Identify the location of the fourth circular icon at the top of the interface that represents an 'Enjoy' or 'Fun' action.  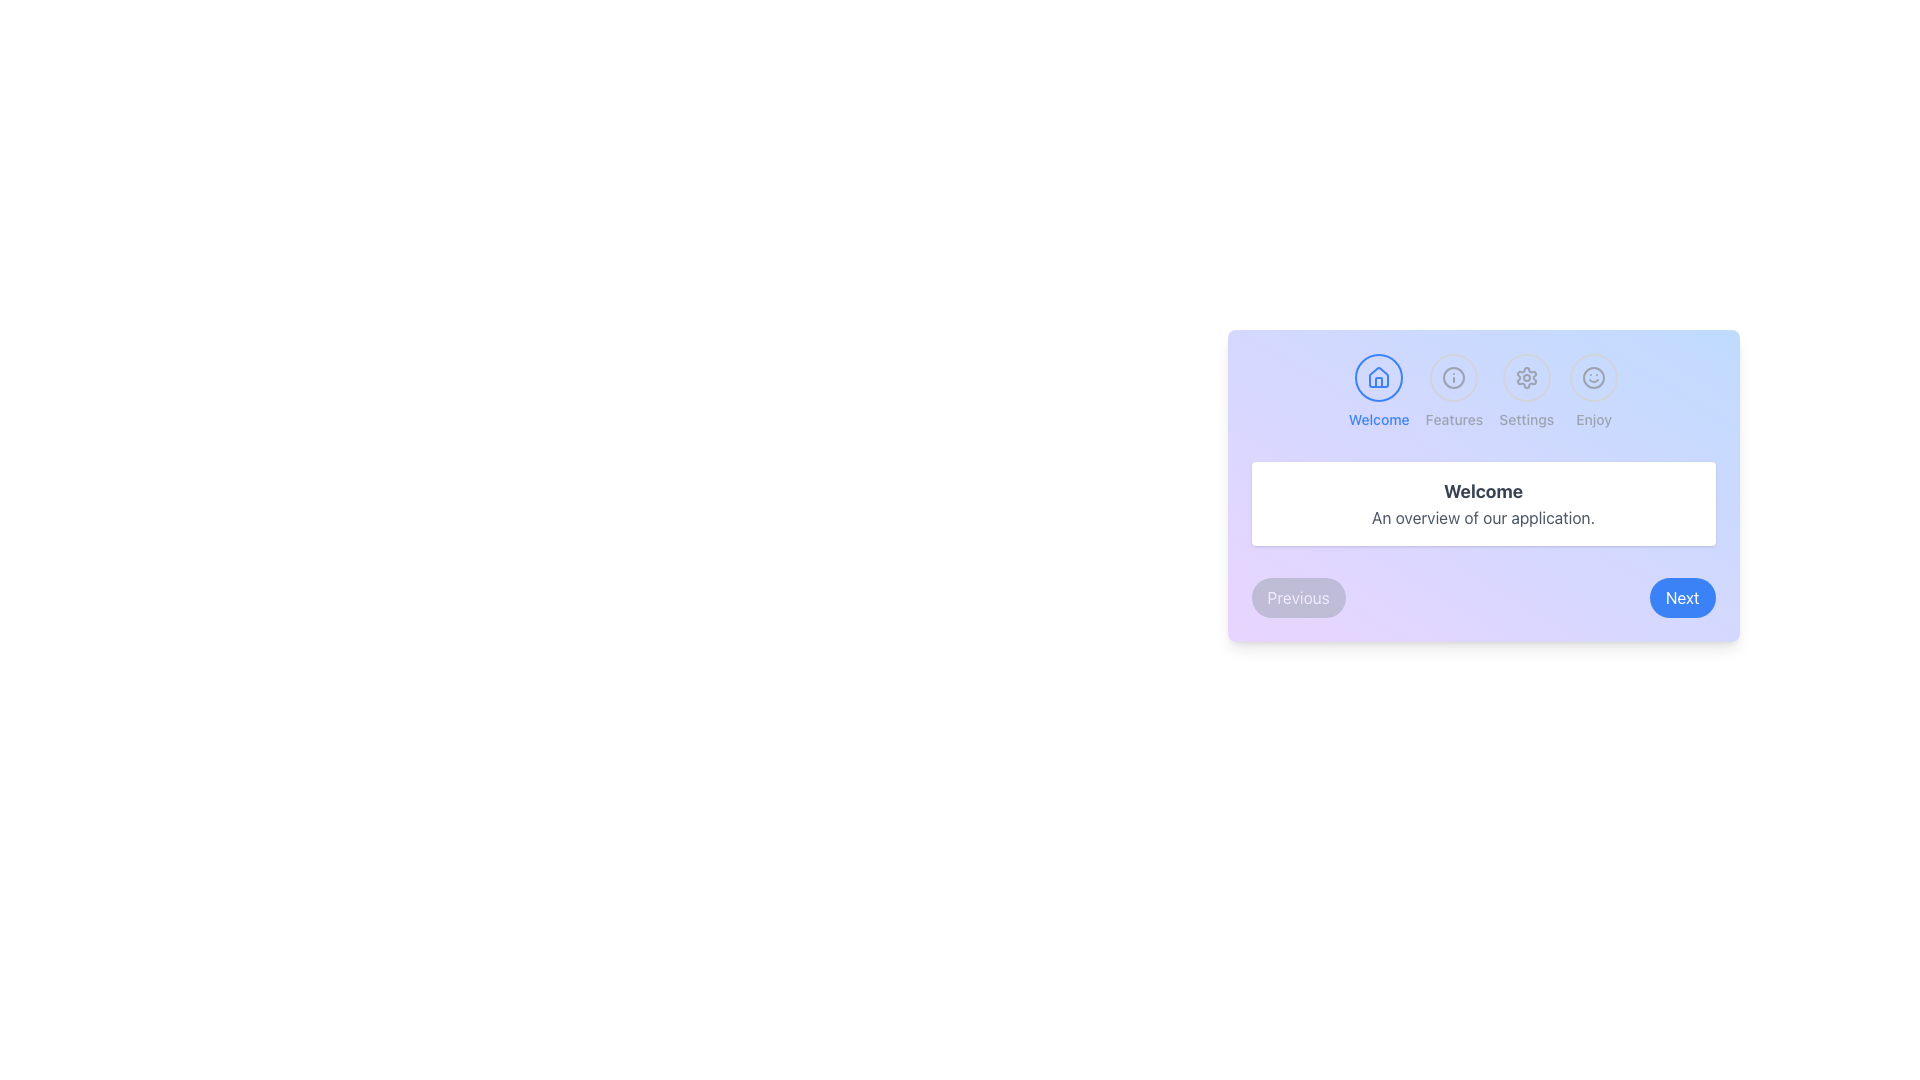
(1593, 378).